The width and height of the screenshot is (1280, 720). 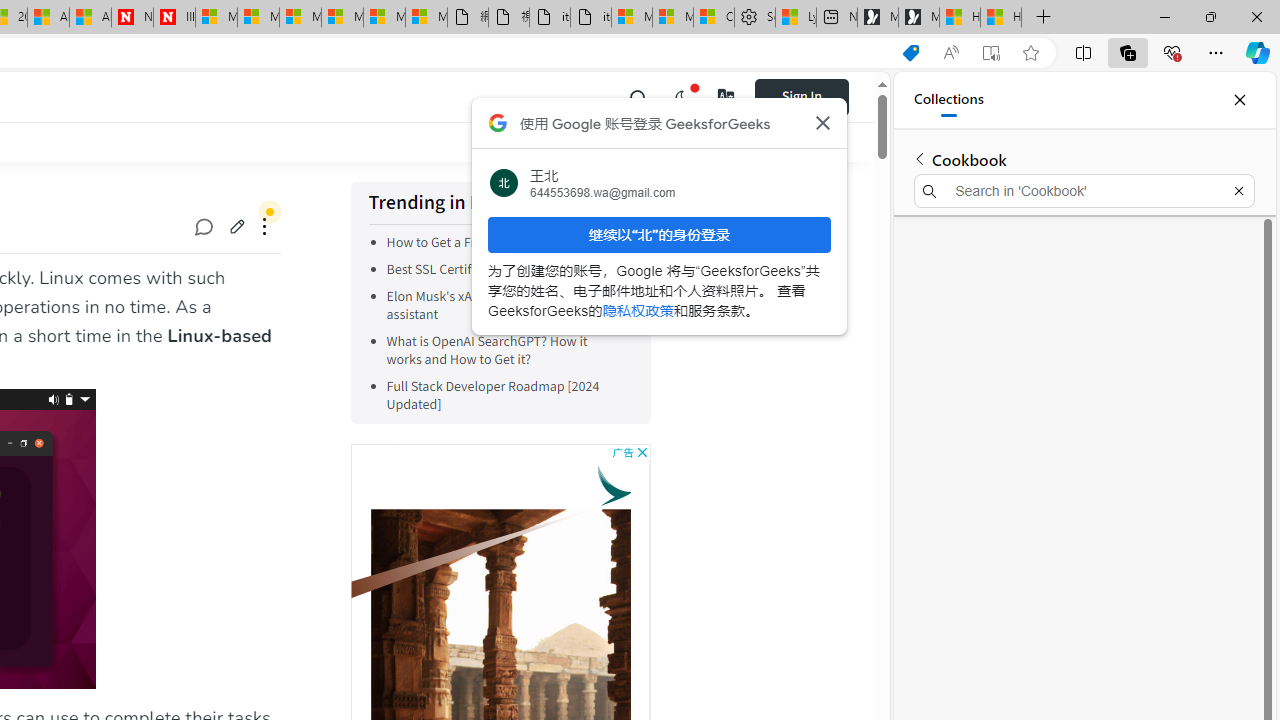 What do you see at coordinates (918, 17) in the screenshot?
I see `'Microsoft Start Gaming'` at bounding box center [918, 17].